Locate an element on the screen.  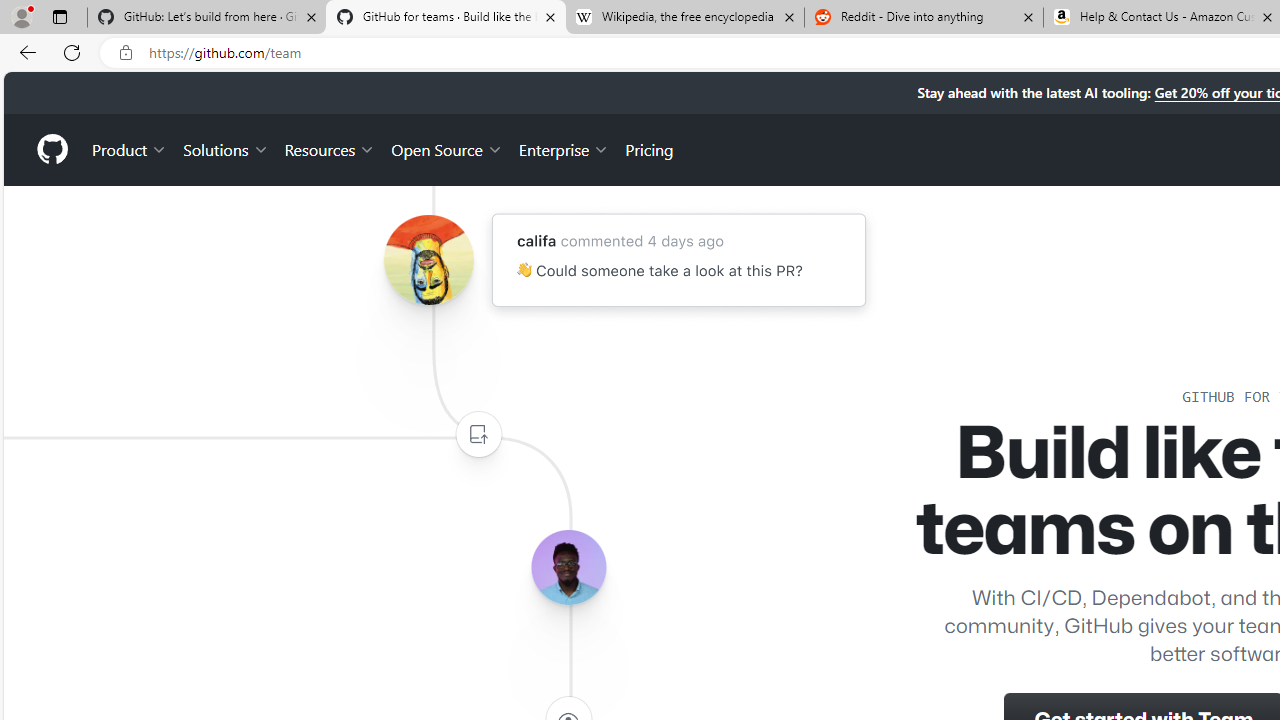
'Reddit - Dive into anything' is located at coordinates (923, 17).